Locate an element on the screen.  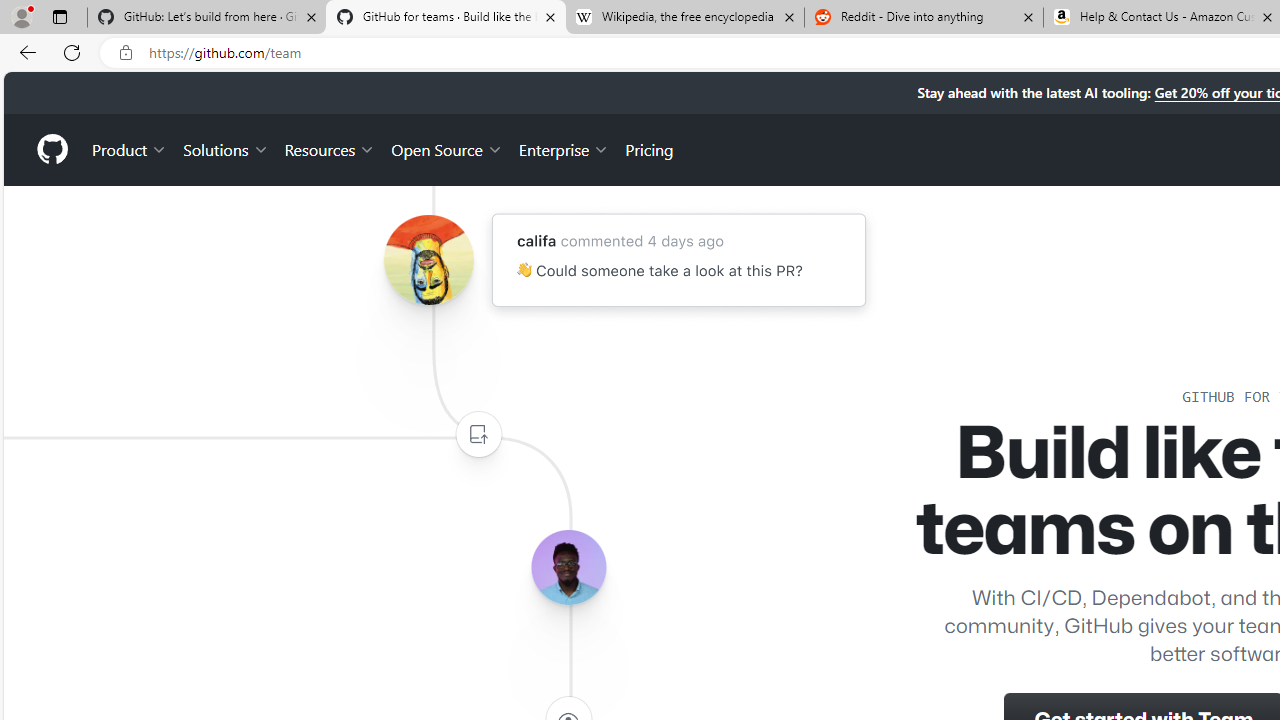
'Reddit - Dive into anything' is located at coordinates (923, 17).